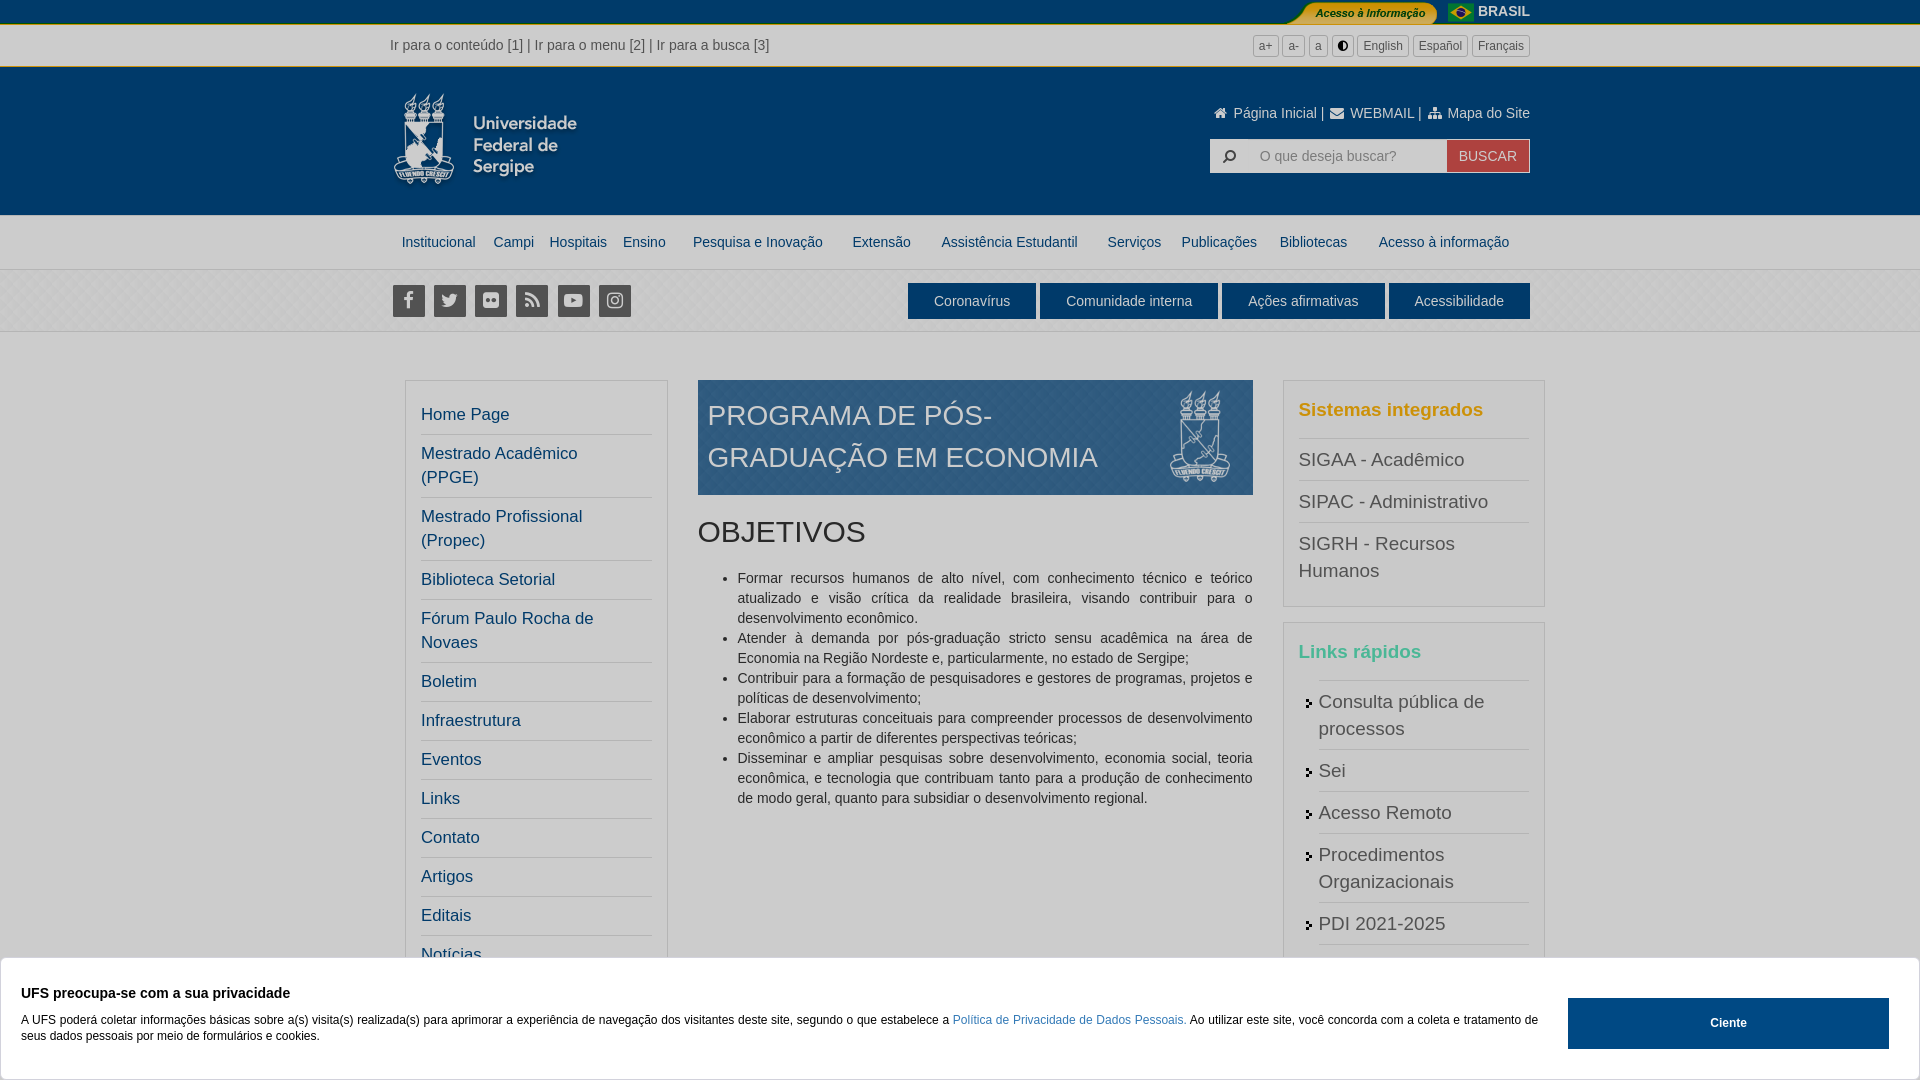 This screenshot has width=1920, height=1080. Describe the element at coordinates (513, 241) in the screenshot. I see `'Campi'` at that location.